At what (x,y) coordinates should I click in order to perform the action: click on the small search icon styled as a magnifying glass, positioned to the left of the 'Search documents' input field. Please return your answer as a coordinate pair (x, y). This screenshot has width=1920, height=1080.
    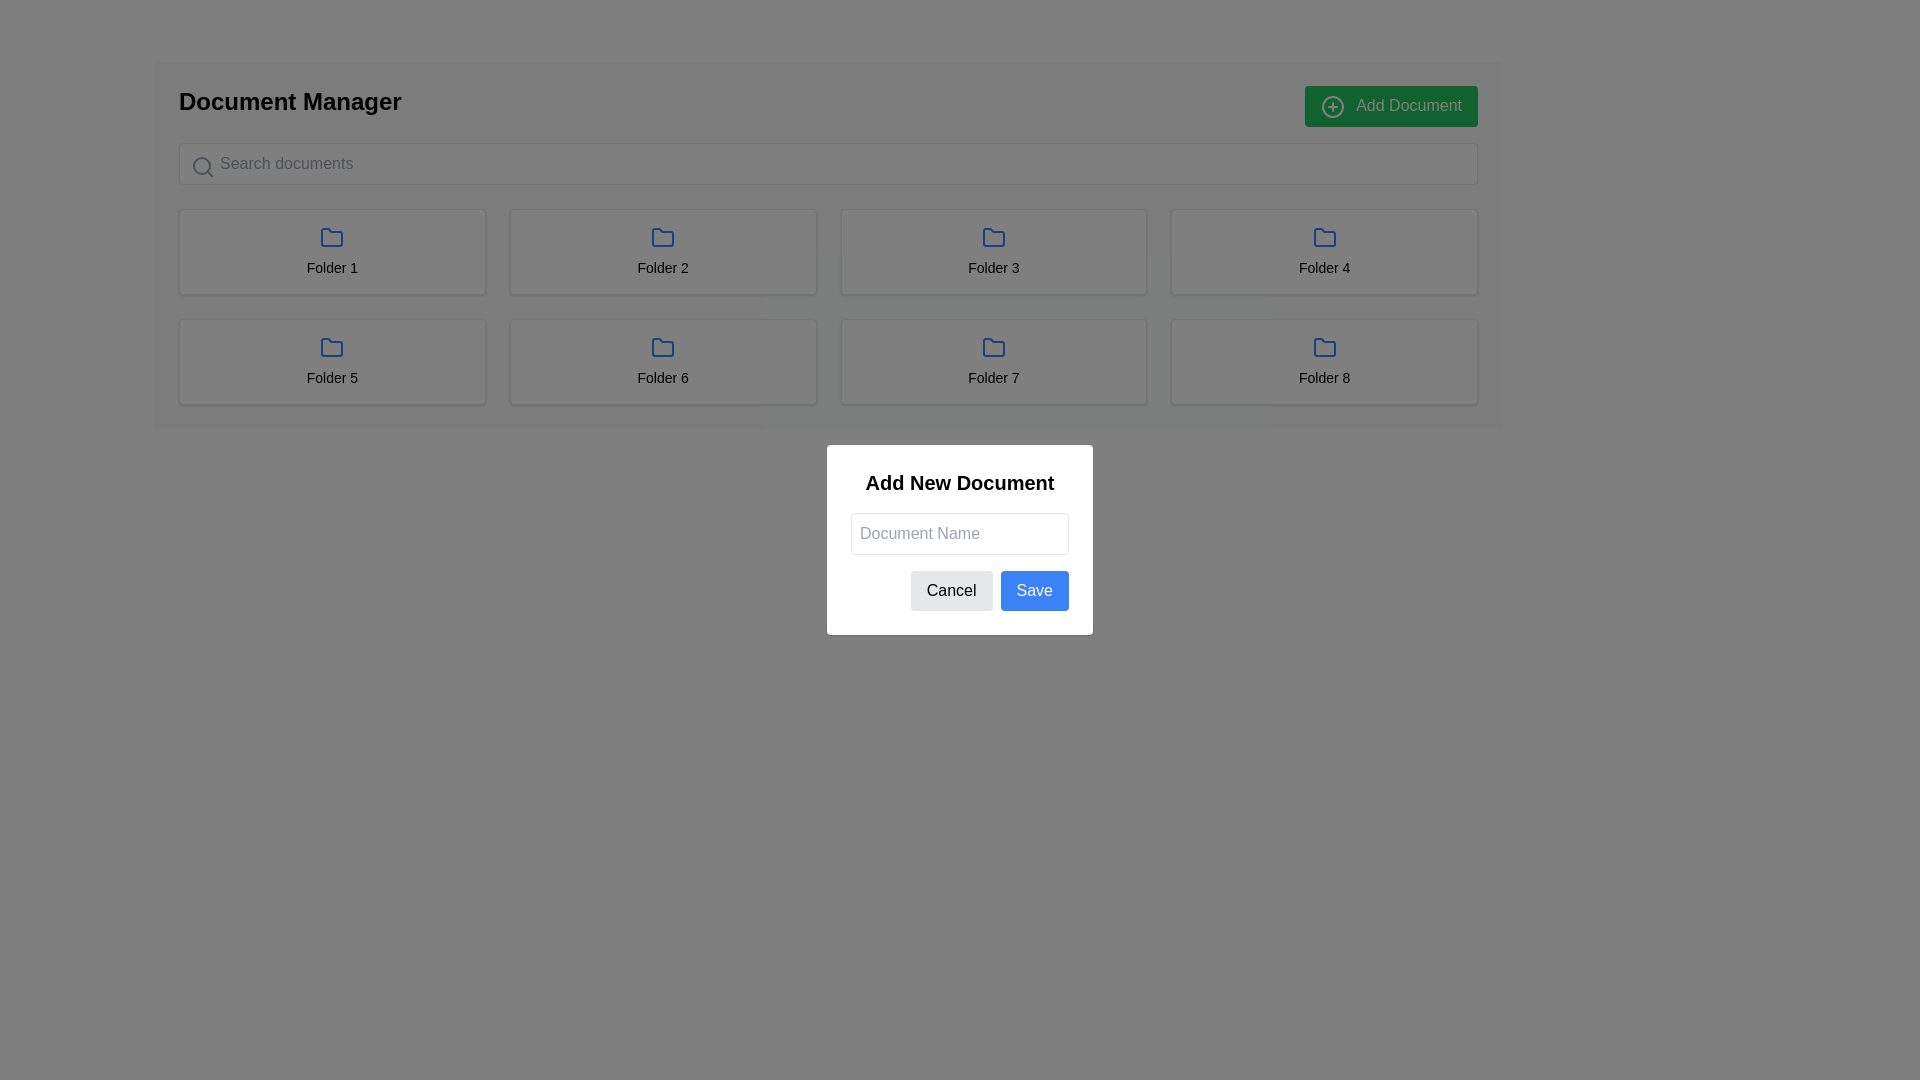
    Looking at the image, I should click on (202, 164).